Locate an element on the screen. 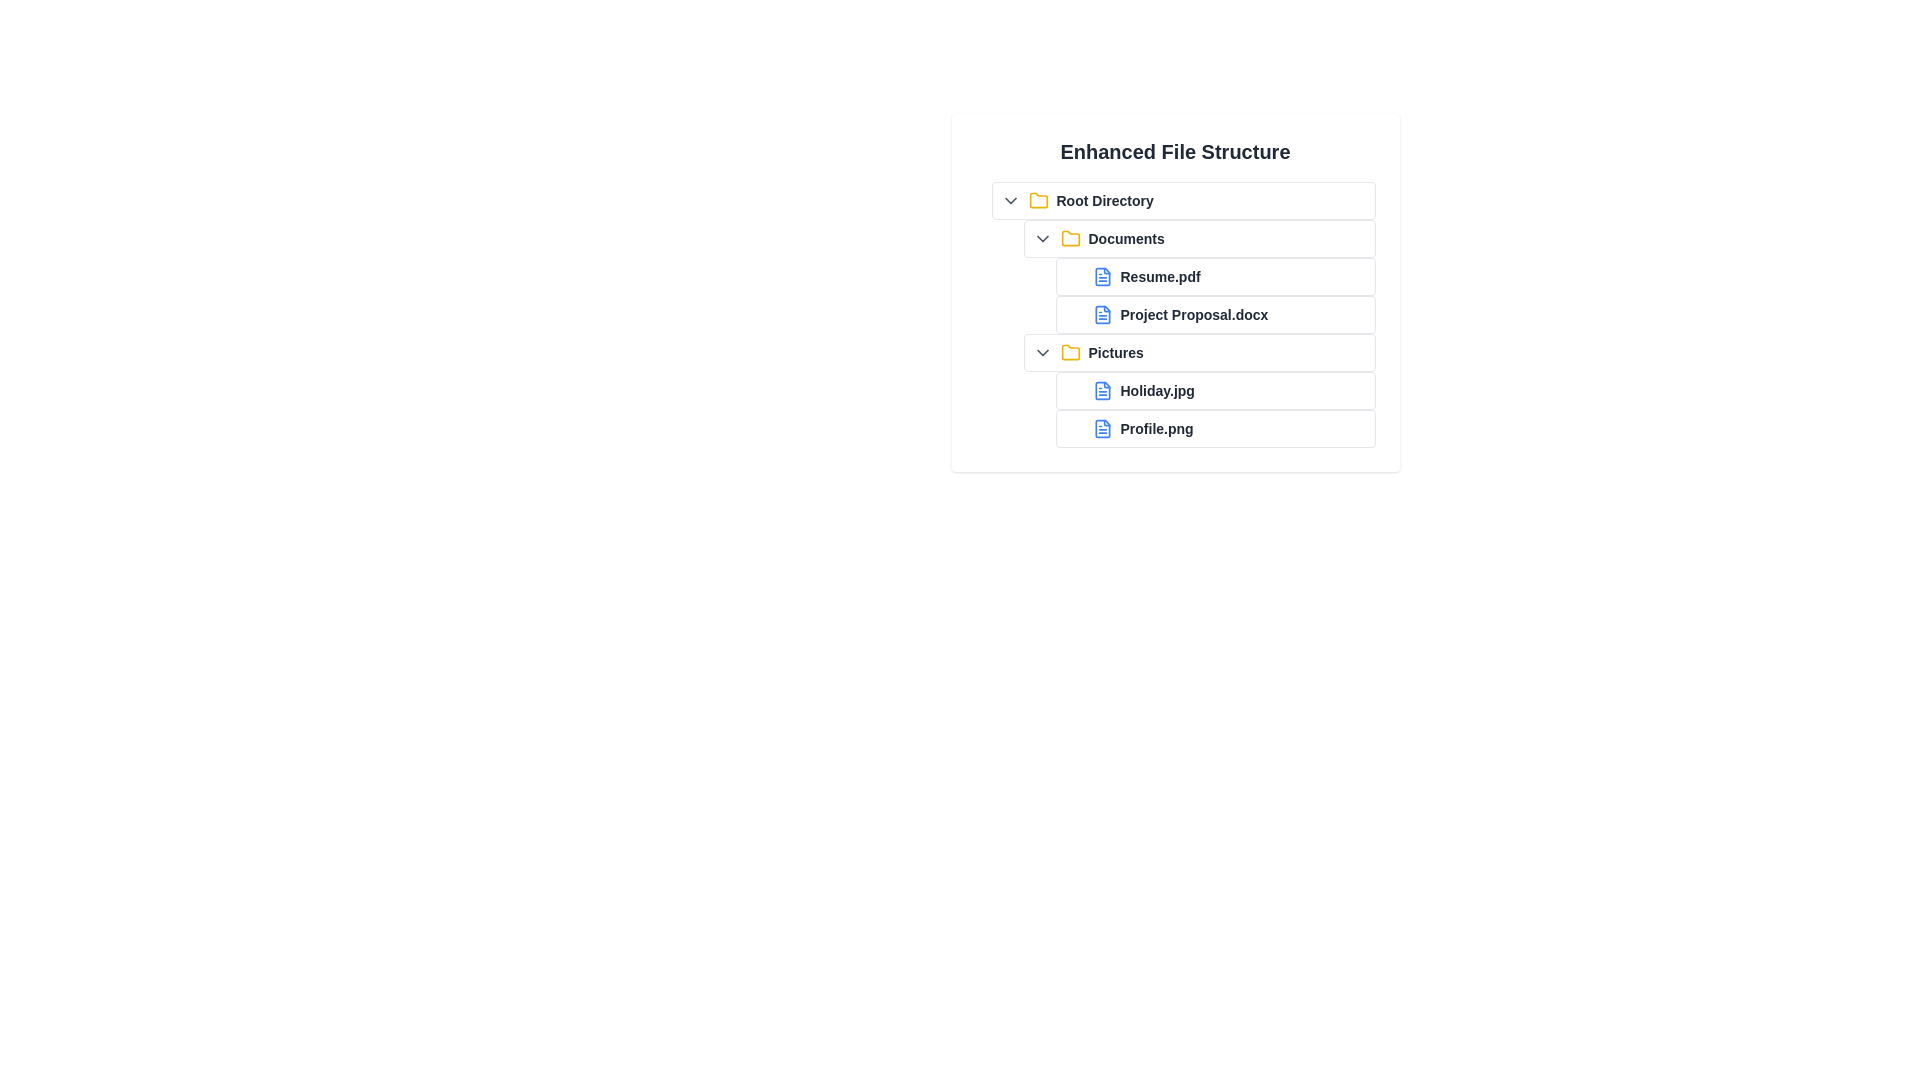  the 'Profile.png' file item, which is the second file listed under the 'Pictures' folder is located at coordinates (1206, 427).